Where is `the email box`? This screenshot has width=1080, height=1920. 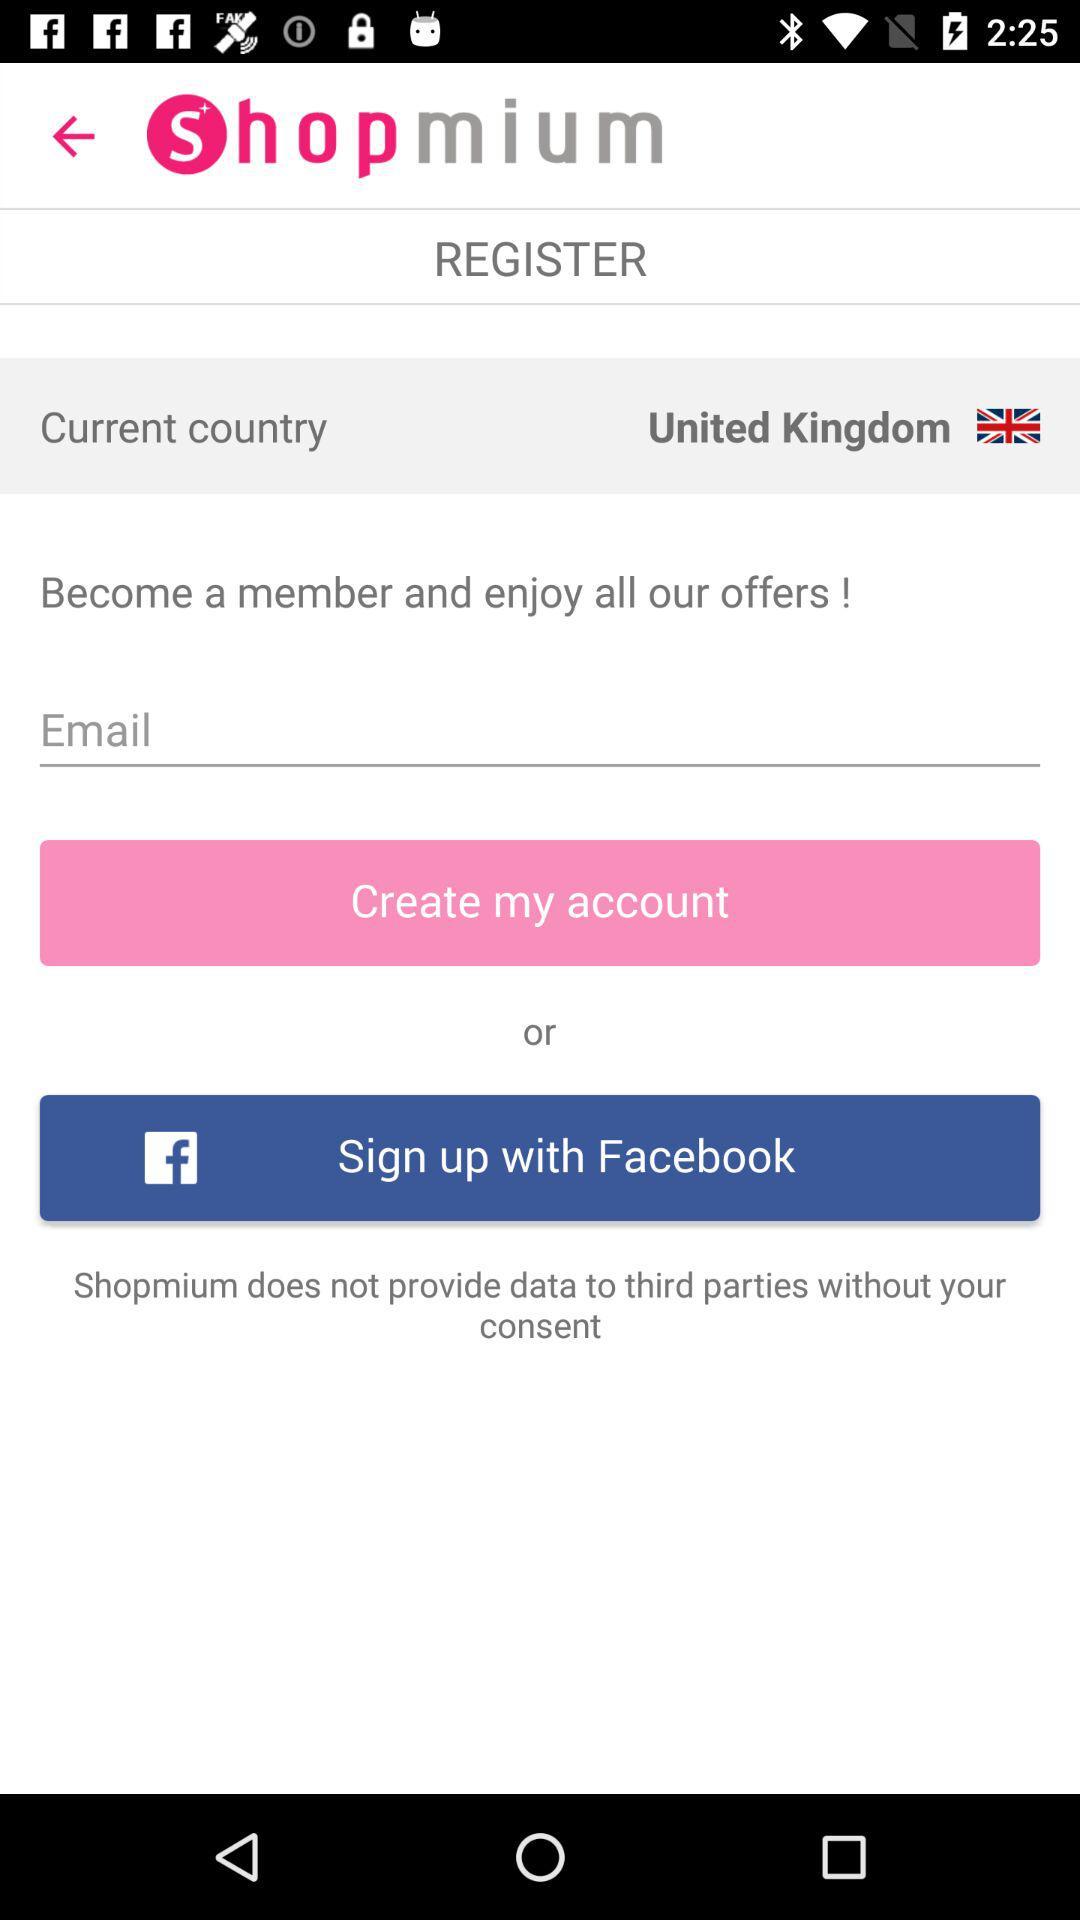
the email box is located at coordinates (540, 728).